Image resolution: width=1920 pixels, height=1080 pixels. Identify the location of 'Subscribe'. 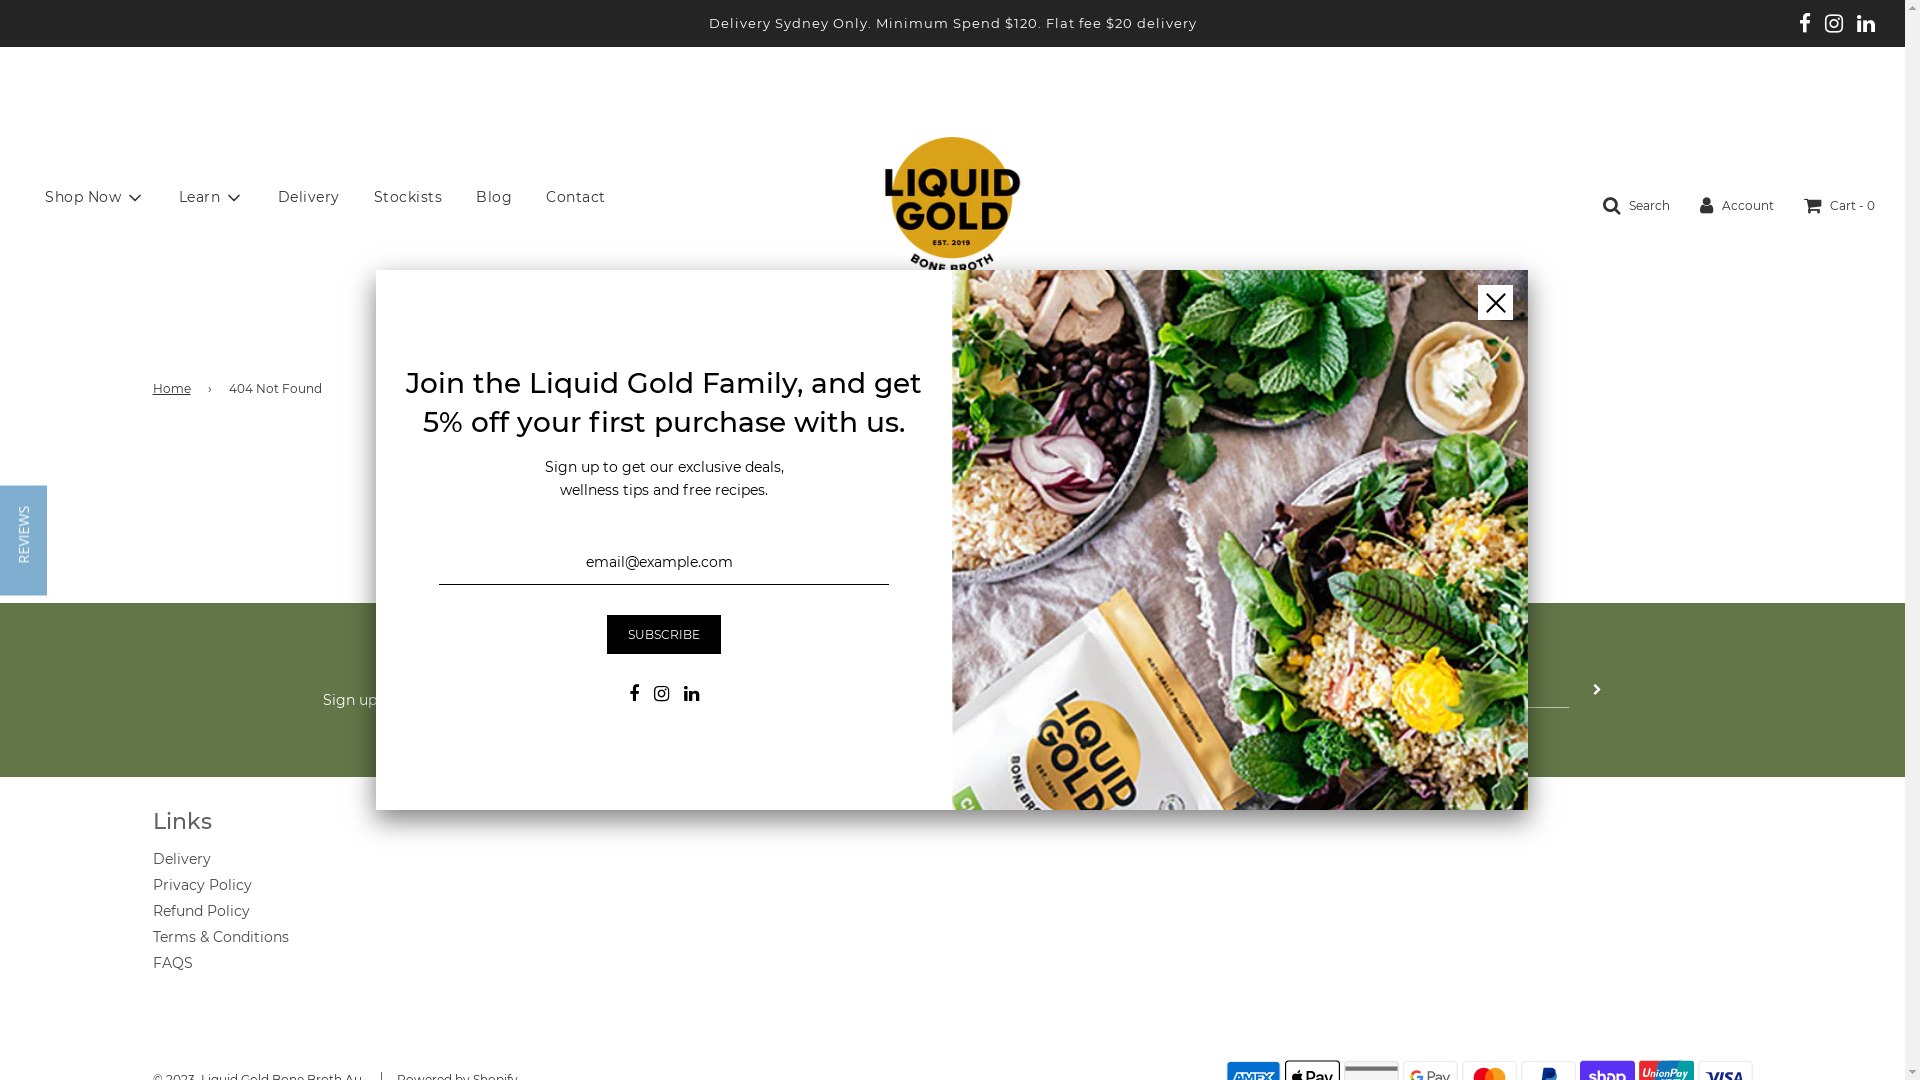
(663, 634).